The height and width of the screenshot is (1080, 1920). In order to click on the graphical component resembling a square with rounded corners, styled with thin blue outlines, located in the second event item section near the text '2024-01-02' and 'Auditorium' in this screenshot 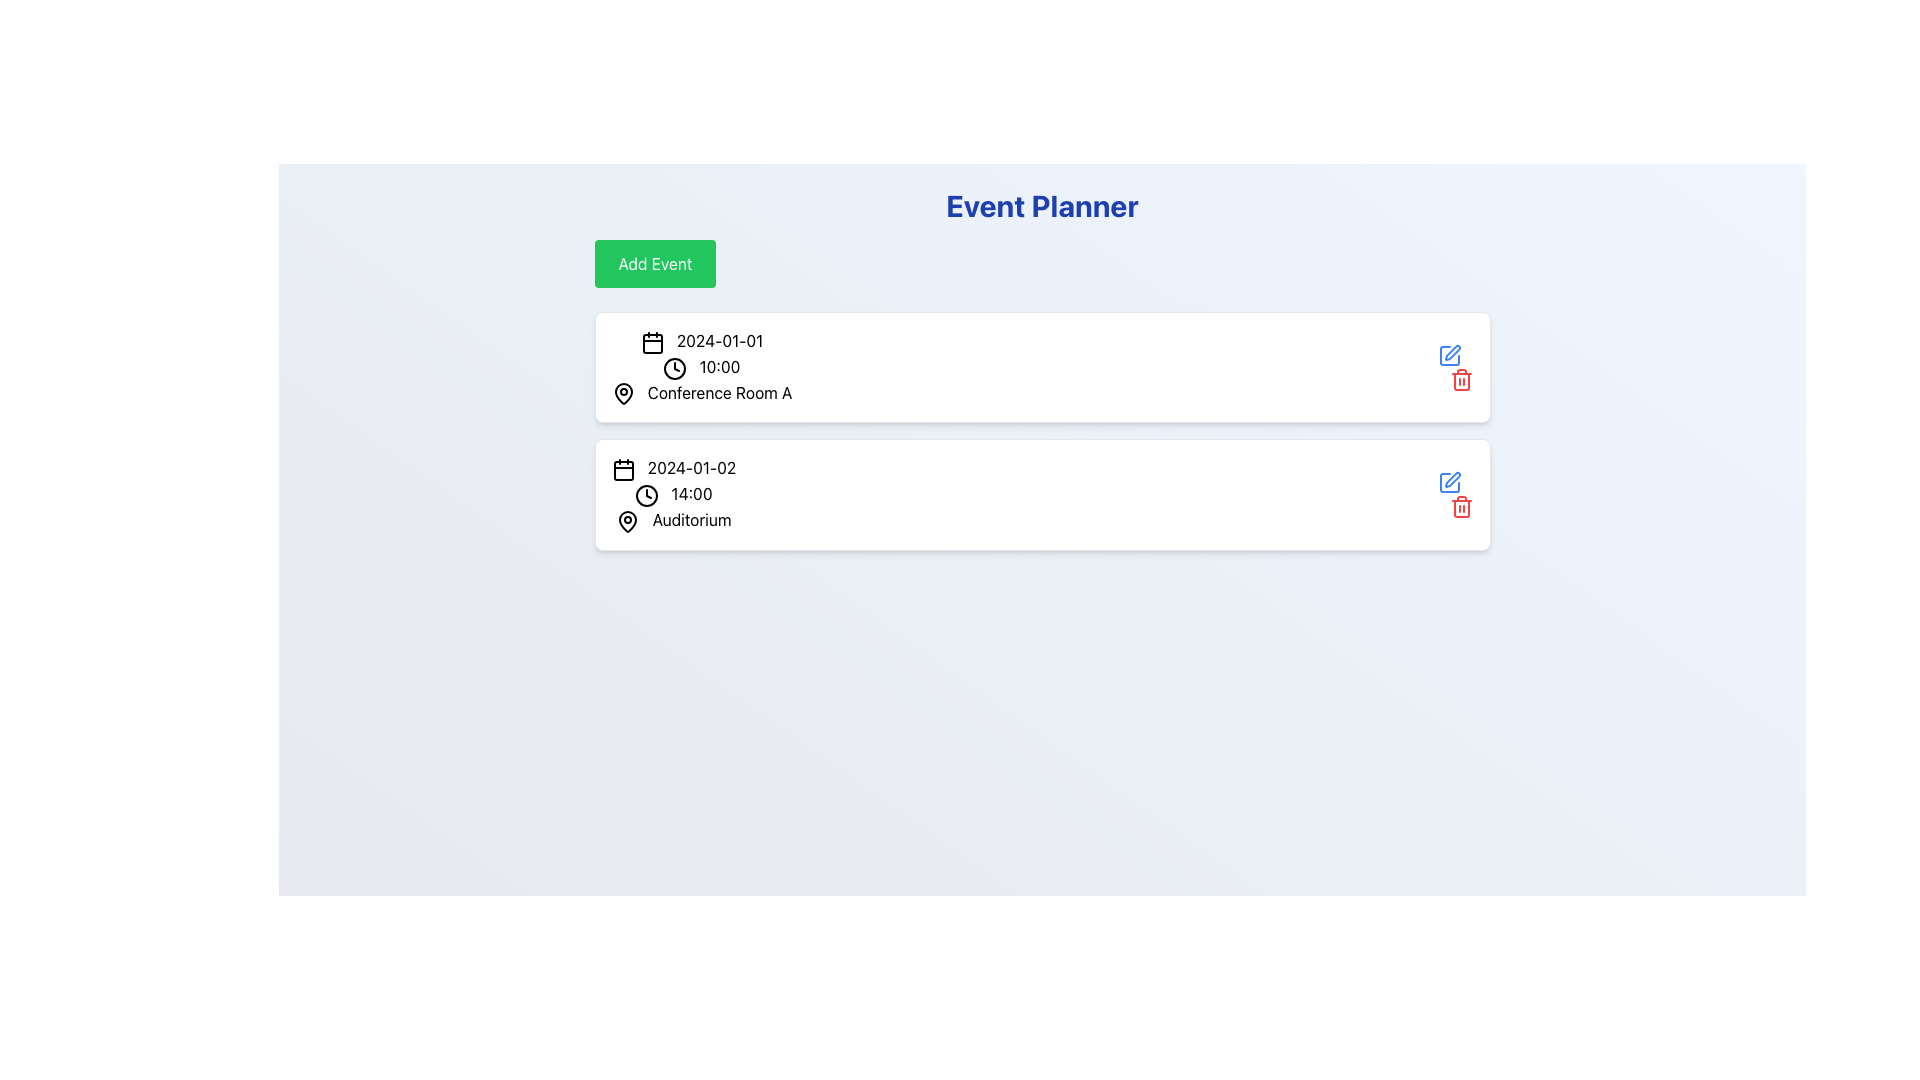, I will do `click(1449, 354)`.